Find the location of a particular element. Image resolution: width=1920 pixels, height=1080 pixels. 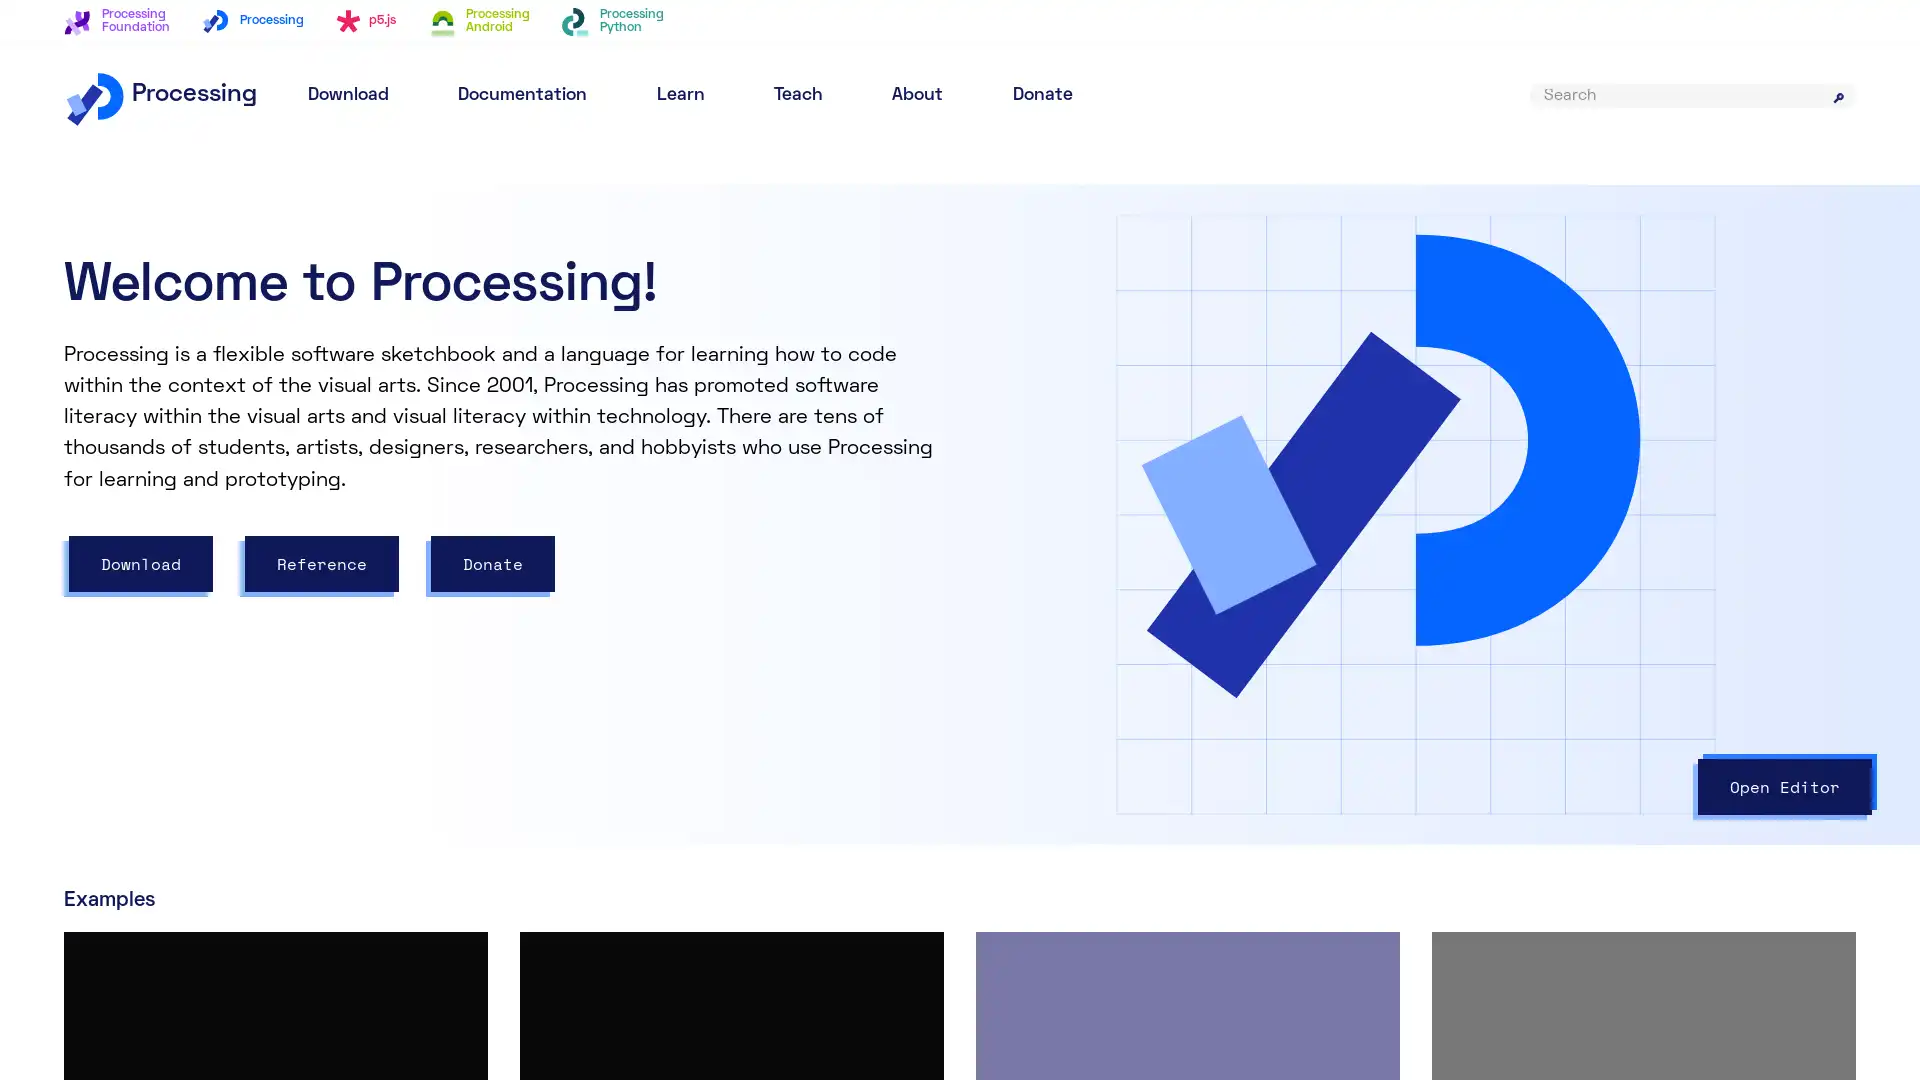

Learn is located at coordinates (680, 94).